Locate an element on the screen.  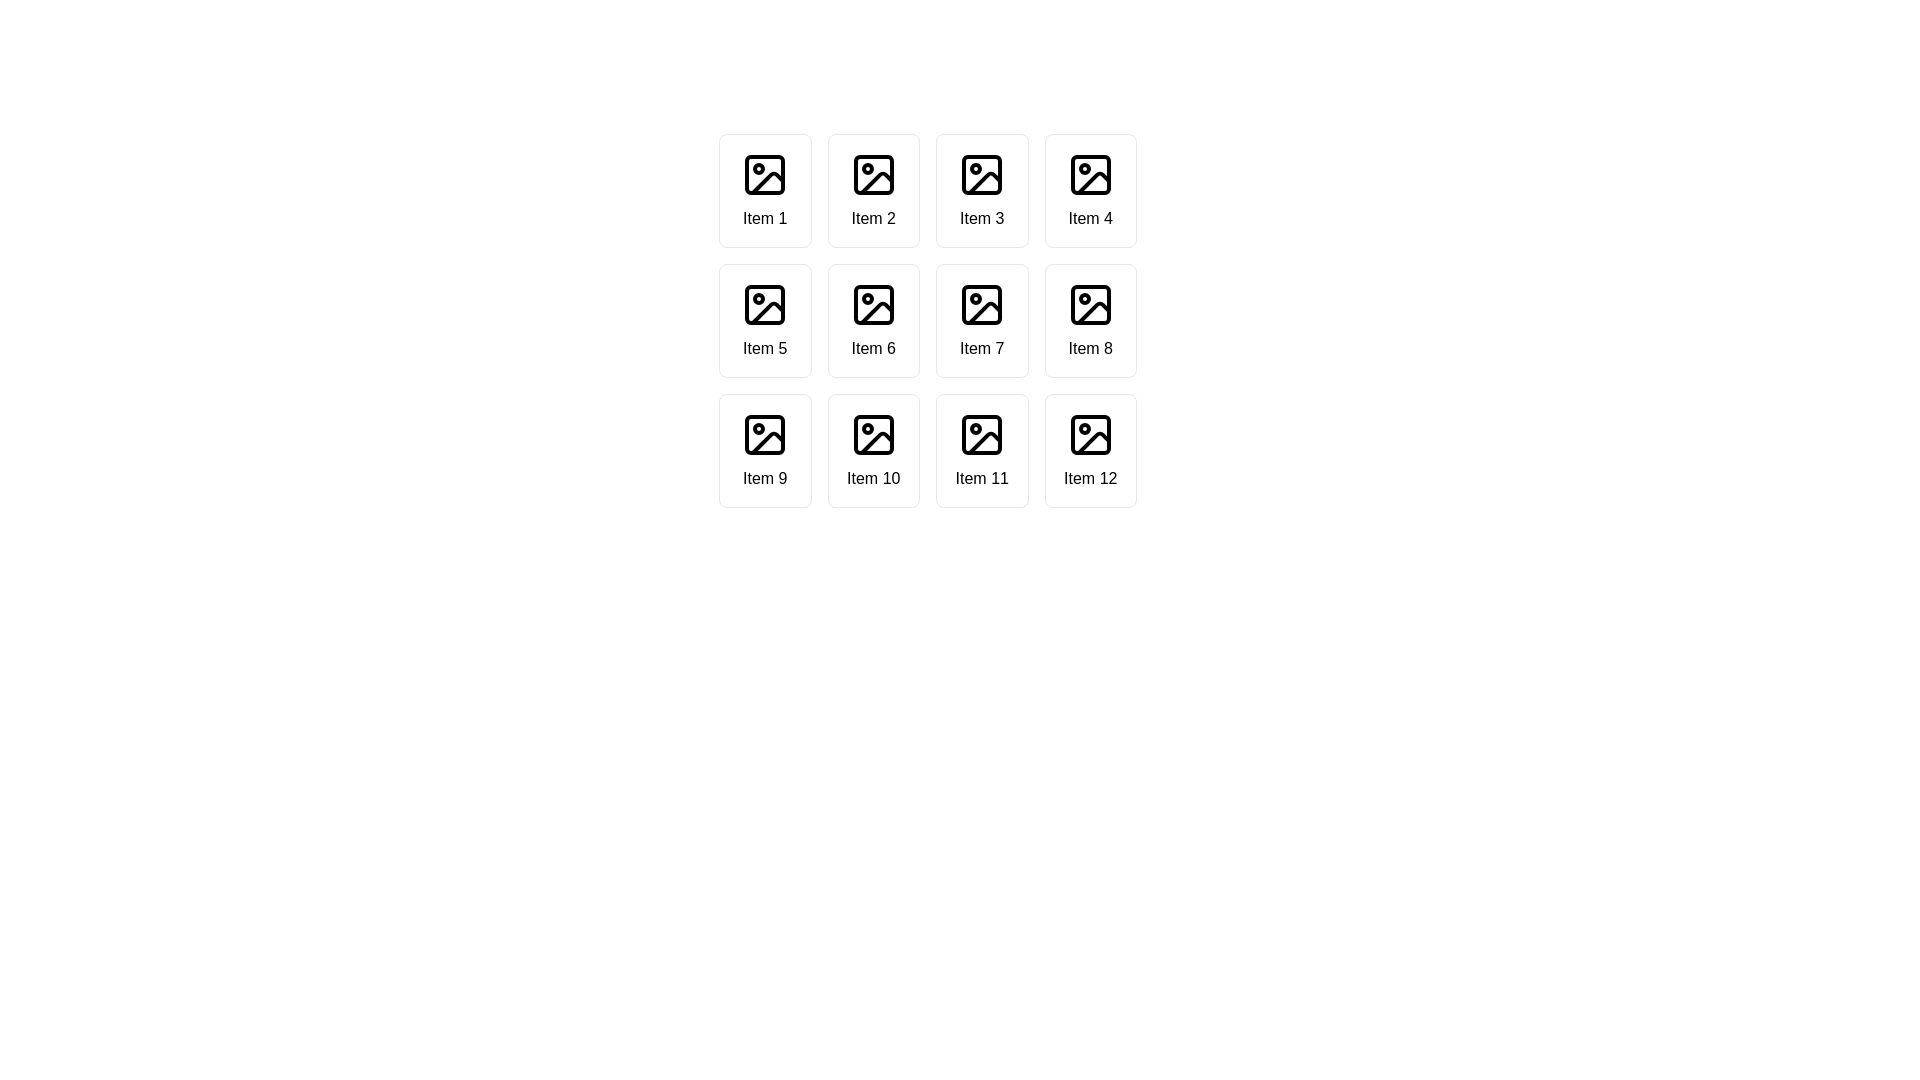
the graphical details of the square-shaped icon with rounded corners, which is located inside a larger icon in the second position of the items grid is located at coordinates (873, 173).